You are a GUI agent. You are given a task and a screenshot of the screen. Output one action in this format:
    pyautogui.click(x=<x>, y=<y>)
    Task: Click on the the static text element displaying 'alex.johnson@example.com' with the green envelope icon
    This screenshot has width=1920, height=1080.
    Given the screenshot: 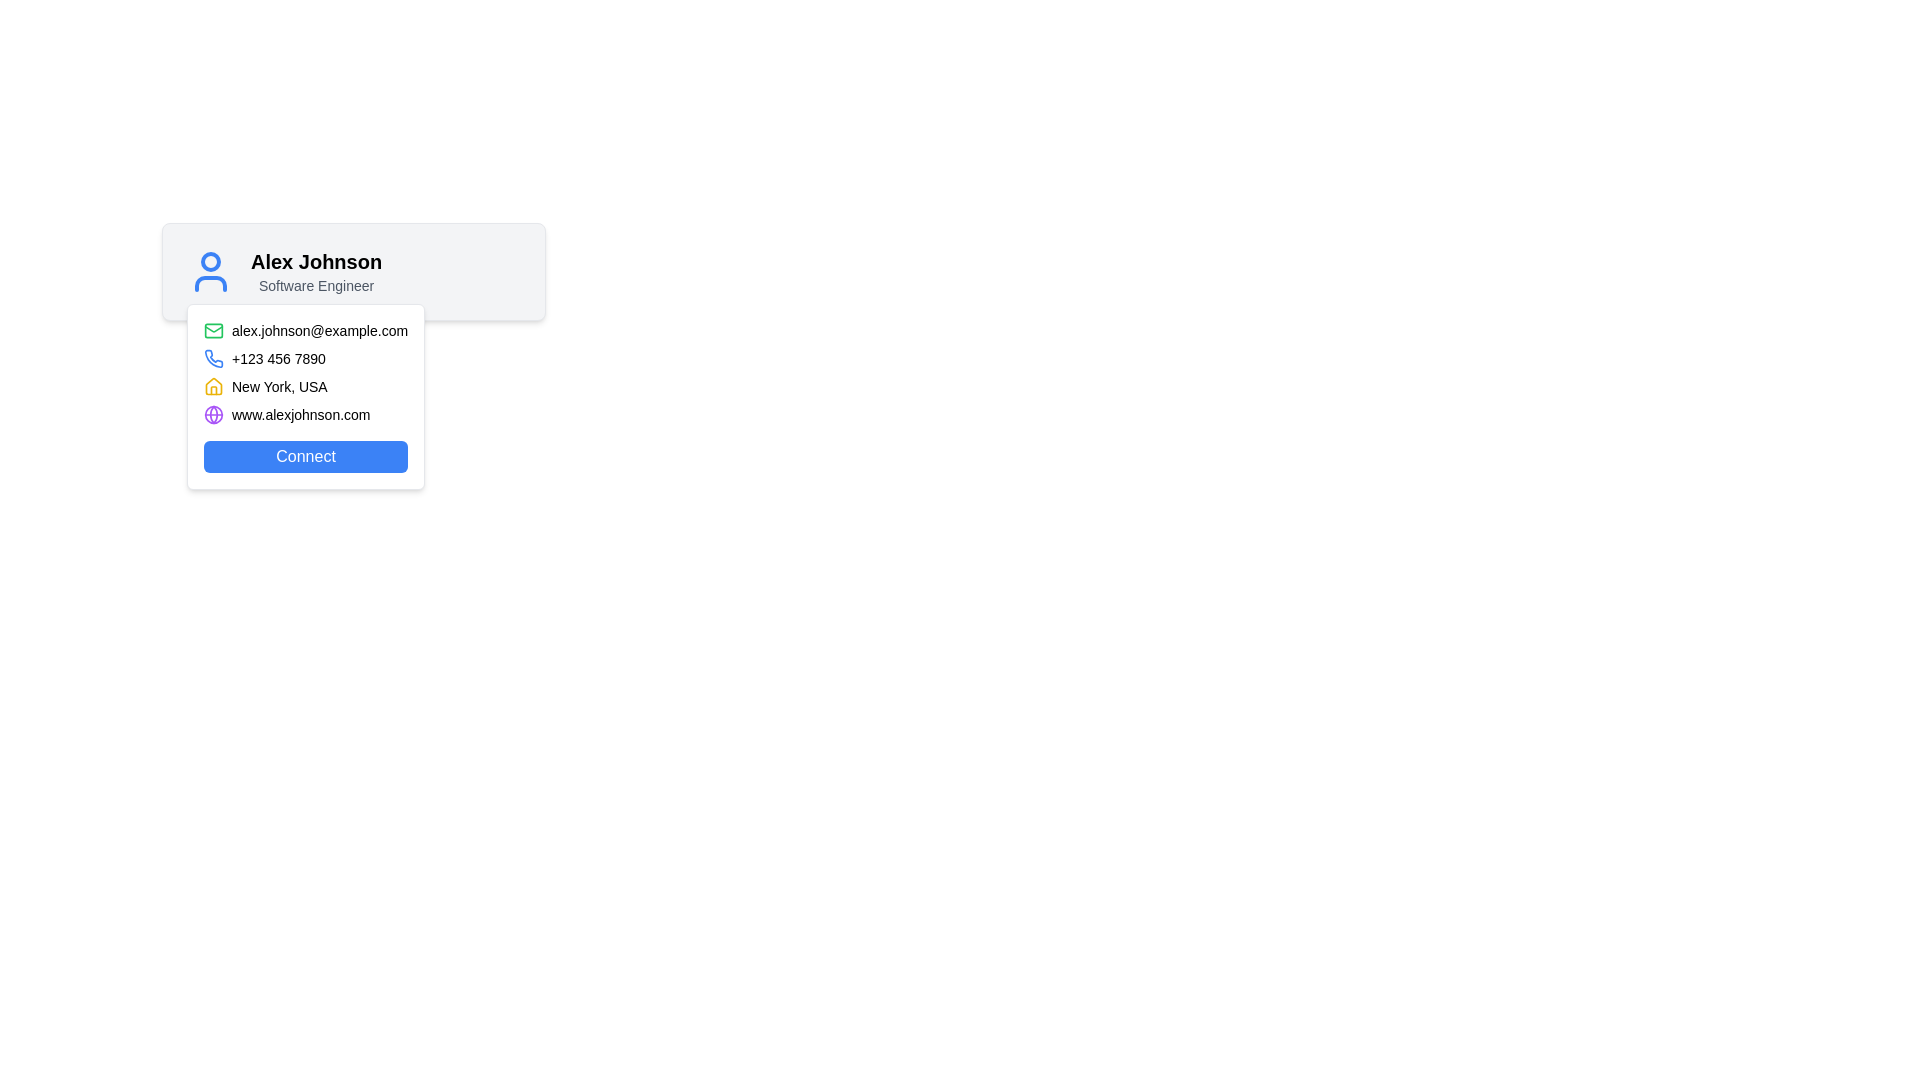 What is the action you would take?
    pyautogui.click(x=305, y=330)
    